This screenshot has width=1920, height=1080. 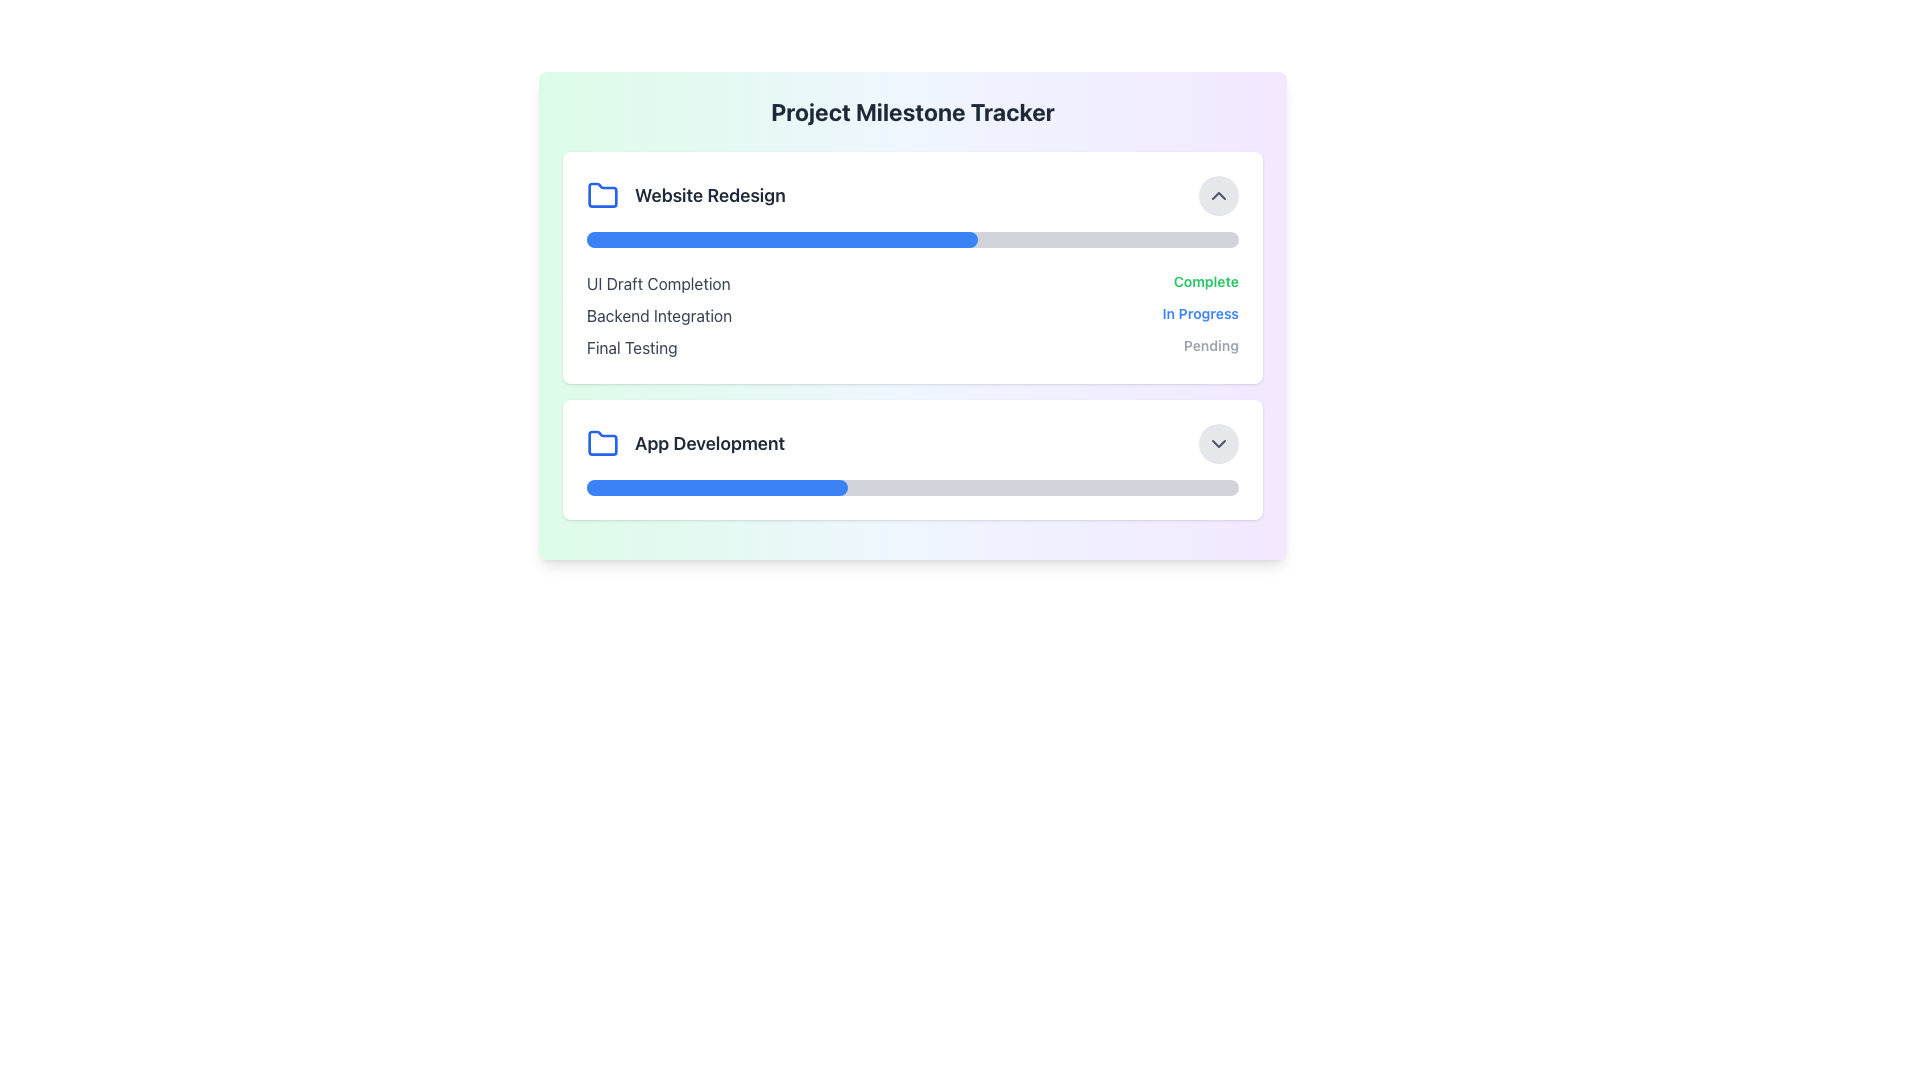 What do you see at coordinates (659, 315) in the screenshot?
I see `the text label displaying the task name in the project tracking interface, located under 'Website Redesign', specifically the second item between 'UI Draft Completion' and 'Final Testing'` at bounding box center [659, 315].